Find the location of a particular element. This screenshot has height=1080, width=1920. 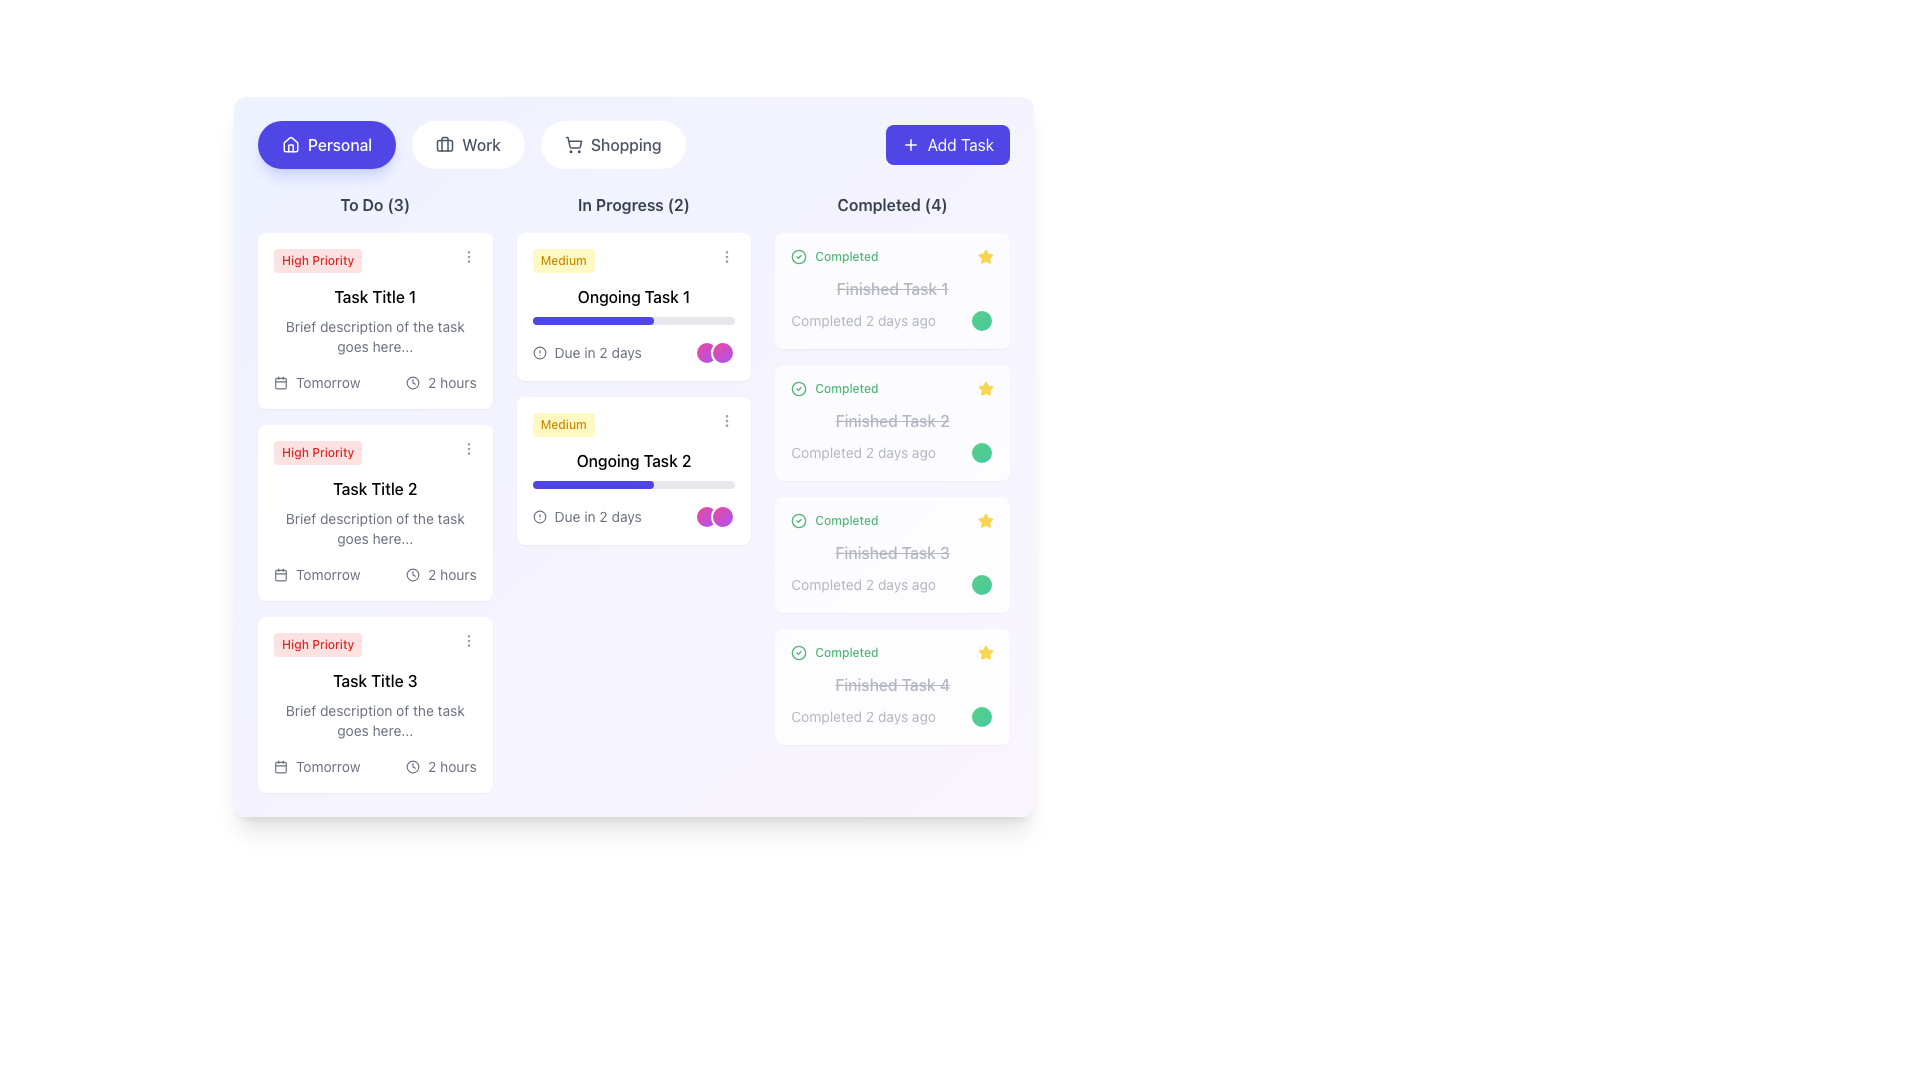

the static text displaying the completion status and time since the task's completion, located near the bottom of the card labeled 'Finished Task 1' in the 'Completed' column is located at coordinates (891, 319).